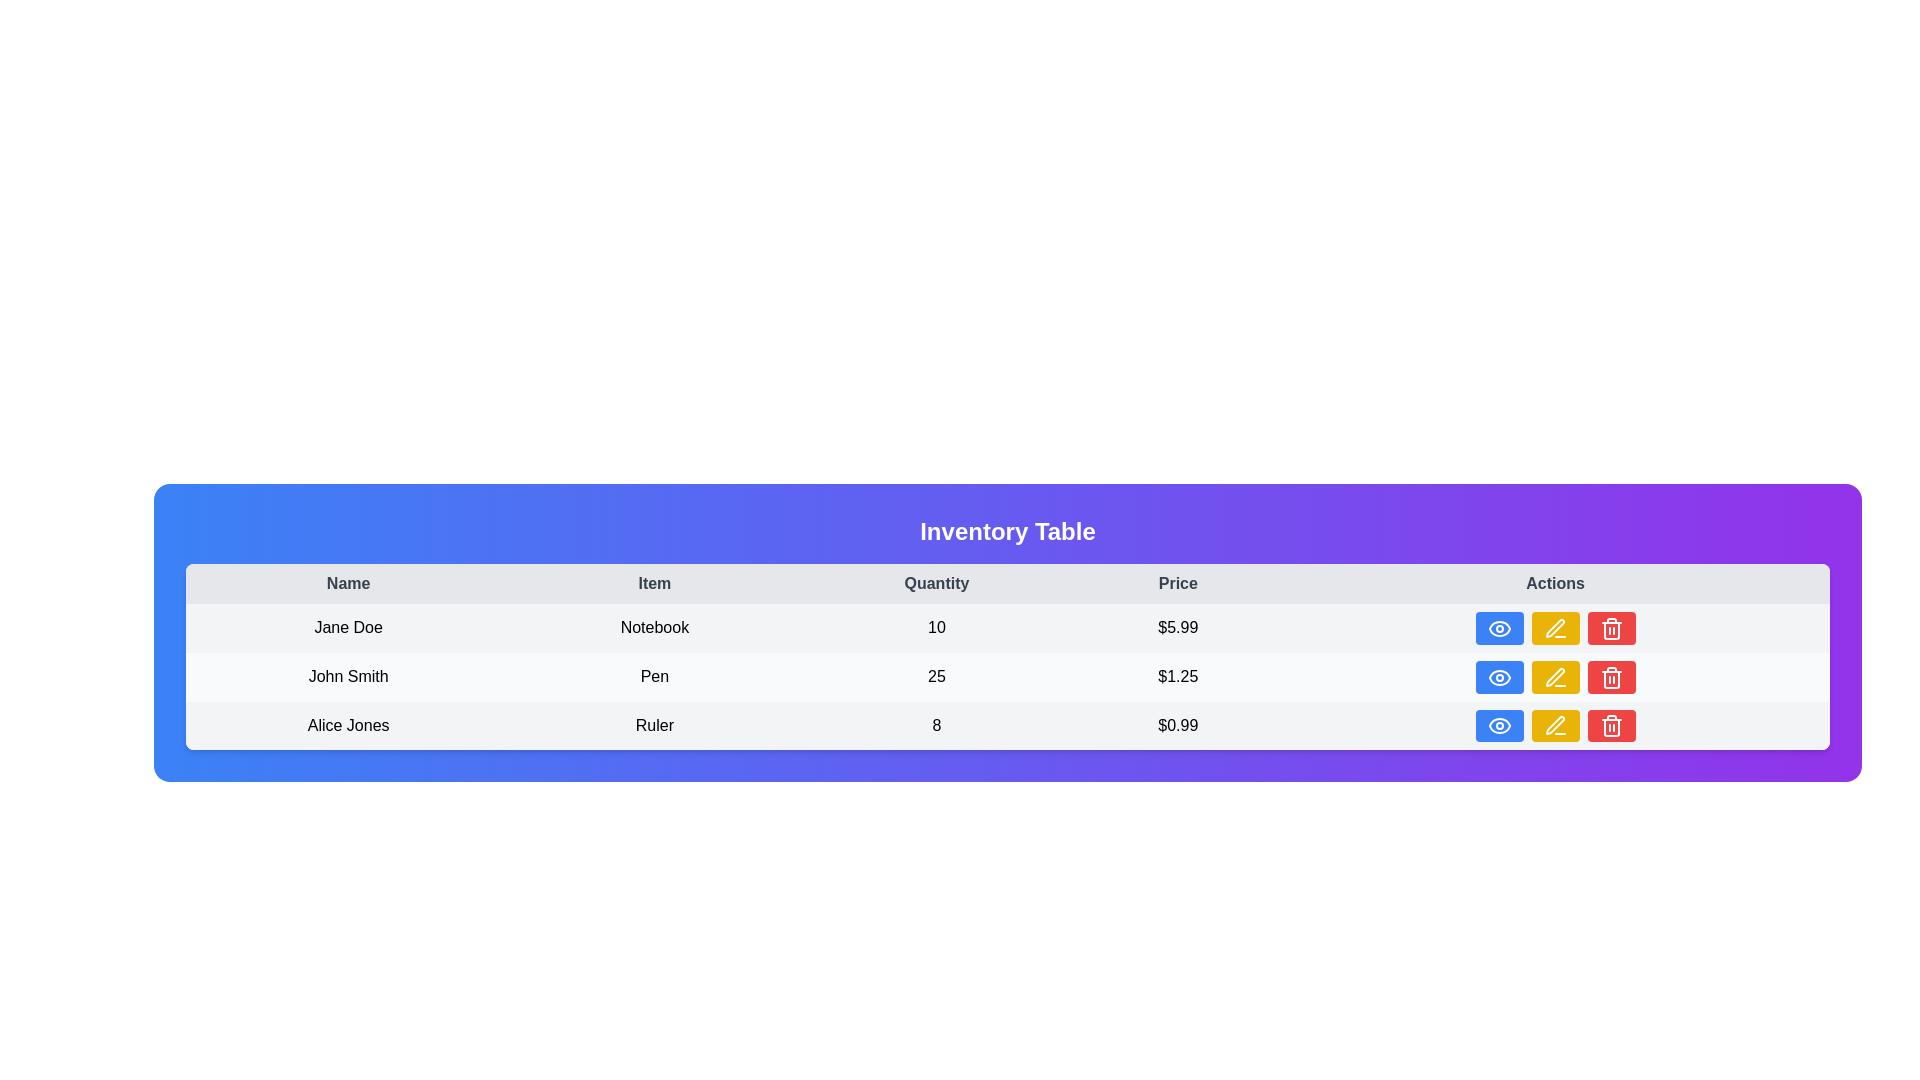 The image size is (1920, 1080). Describe the element at coordinates (1499, 627) in the screenshot. I see `the eye-shaped icon within the blue button located in the 'Actions' column of the table for 'John Smith'` at that location.